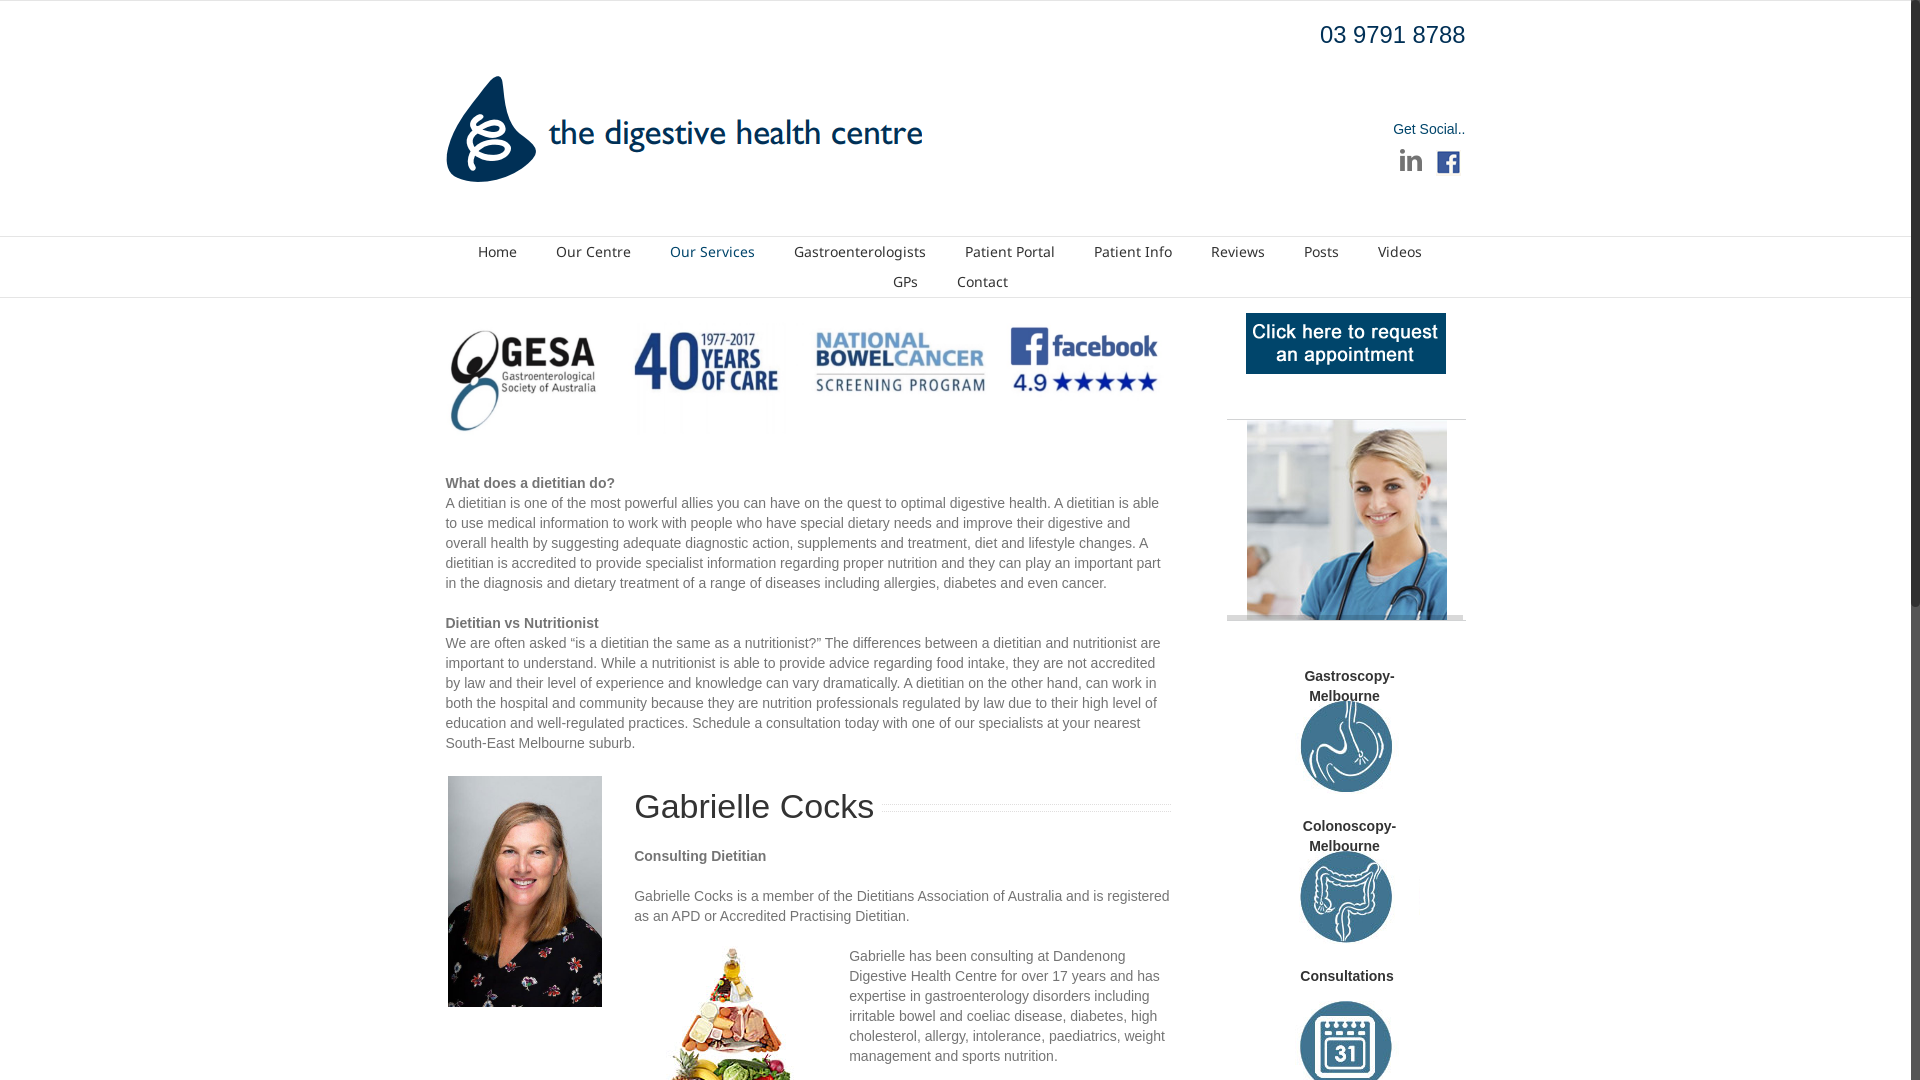 The image size is (1920, 1080). I want to click on 'Contact', so click(981, 281).